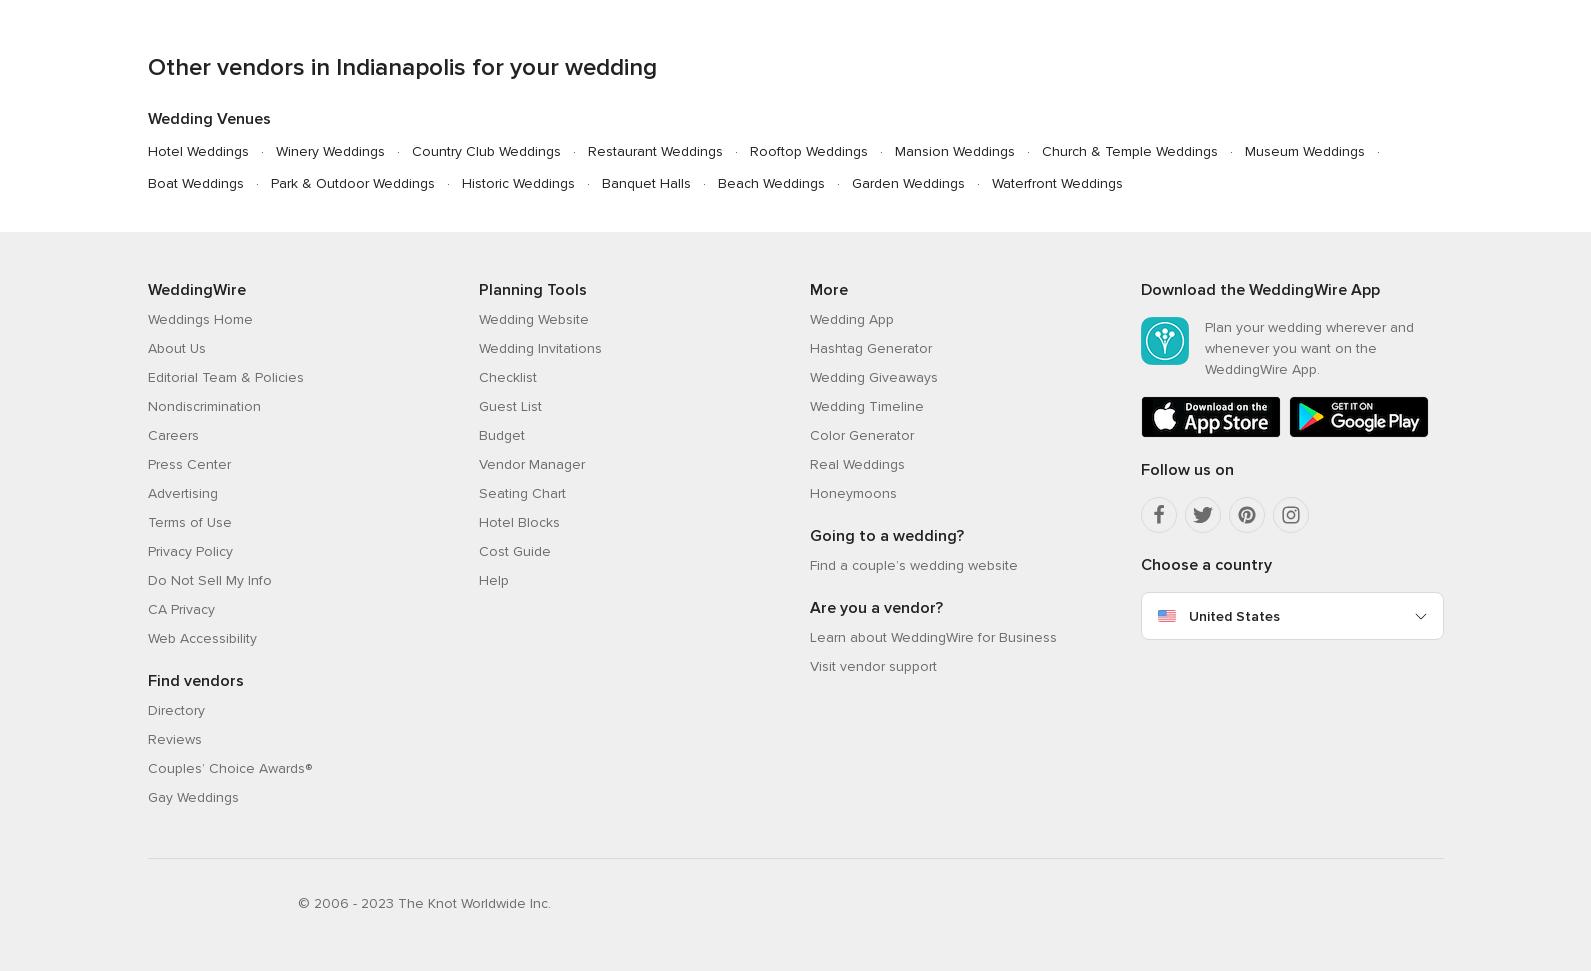  Describe the element at coordinates (171, 434) in the screenshot. I see `'Careers'` at that location.